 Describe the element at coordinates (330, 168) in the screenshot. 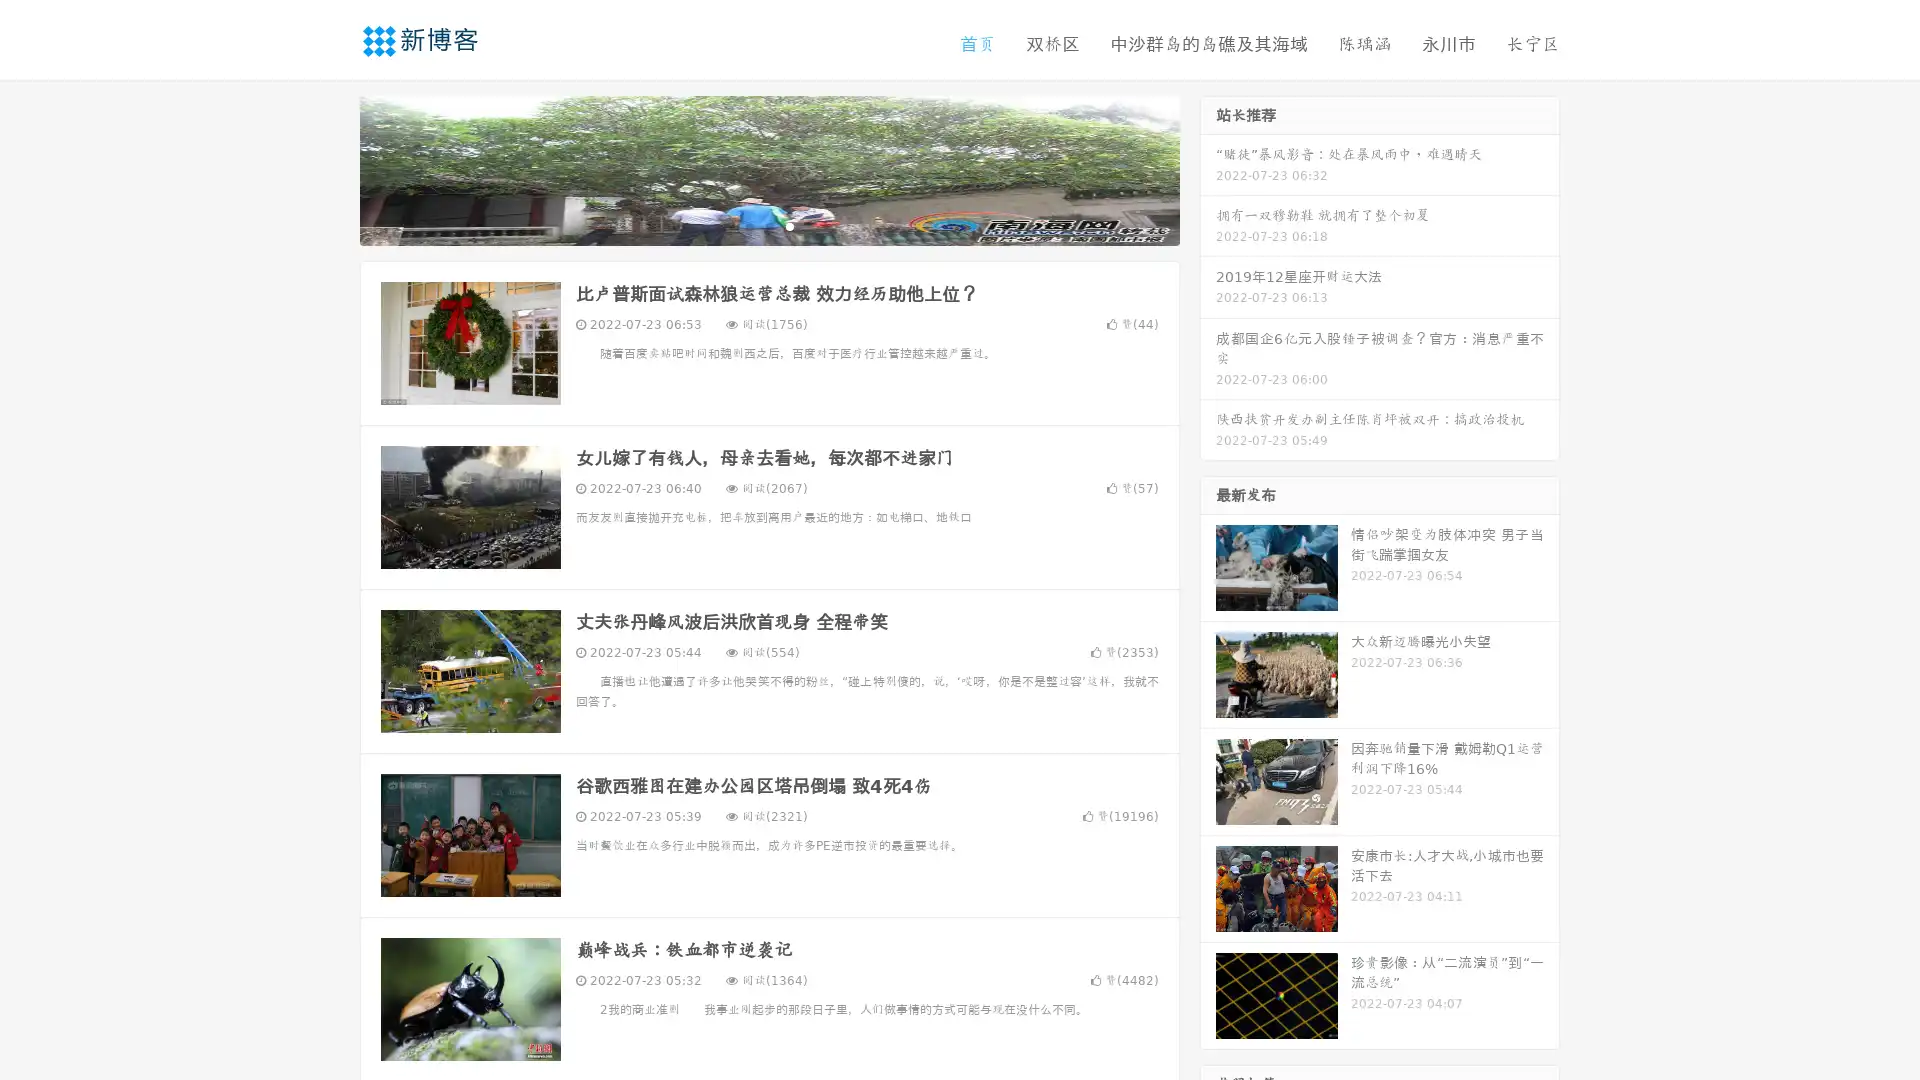

I see `Previous slide` at that location.